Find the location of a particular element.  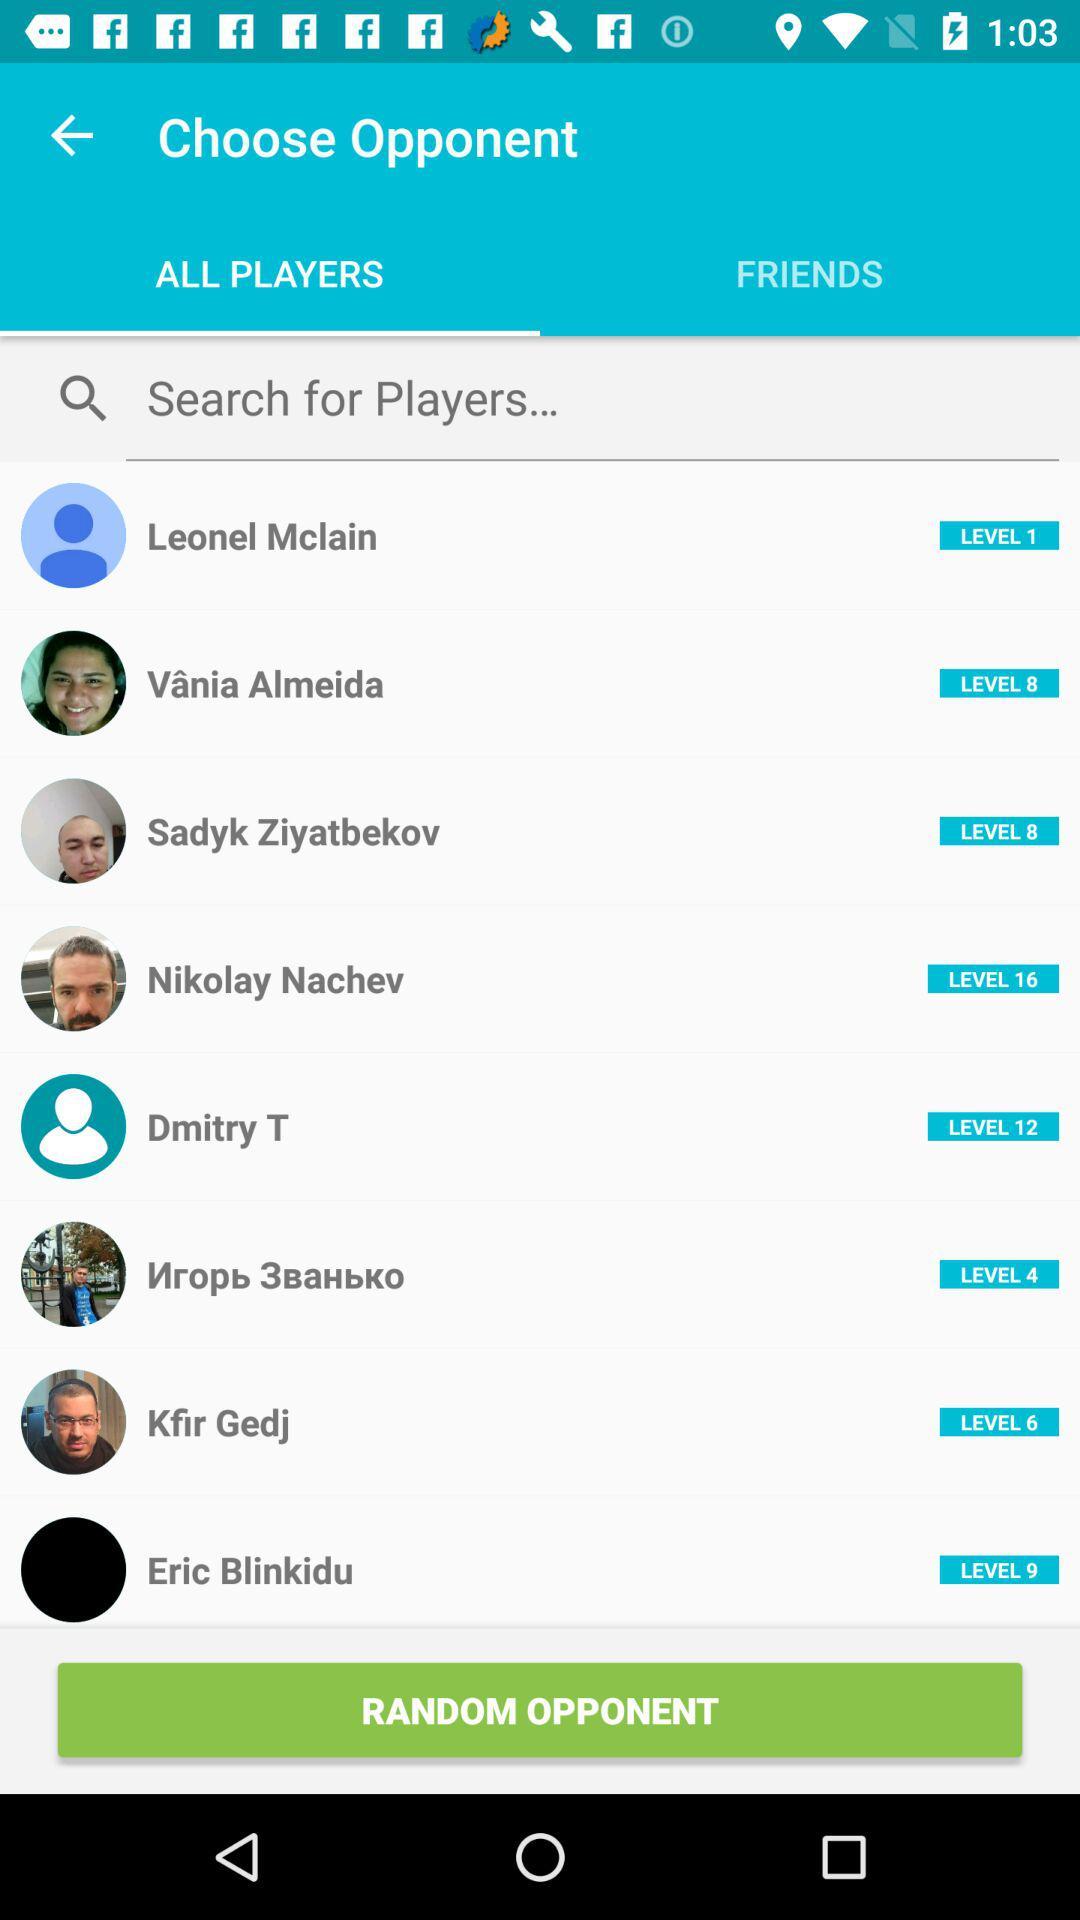

look for players in game is located at coordinates (591, 397).